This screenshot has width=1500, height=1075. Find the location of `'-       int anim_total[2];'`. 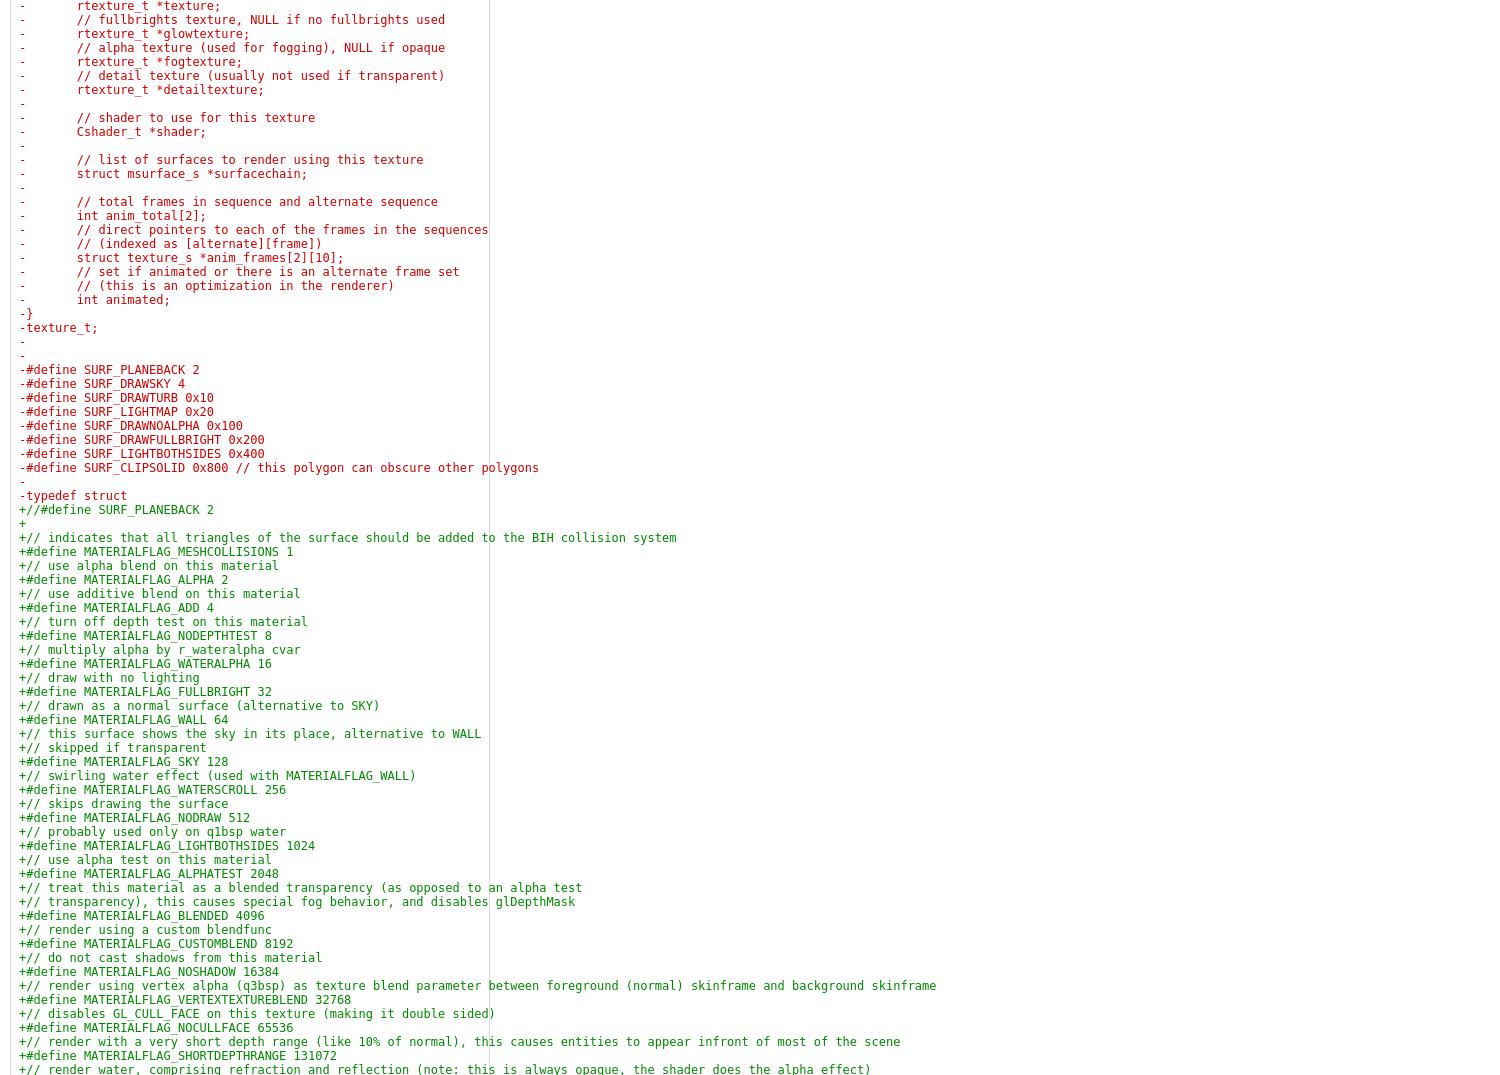

'-       int anim_total[2];' is located at coordinates (19, 214).